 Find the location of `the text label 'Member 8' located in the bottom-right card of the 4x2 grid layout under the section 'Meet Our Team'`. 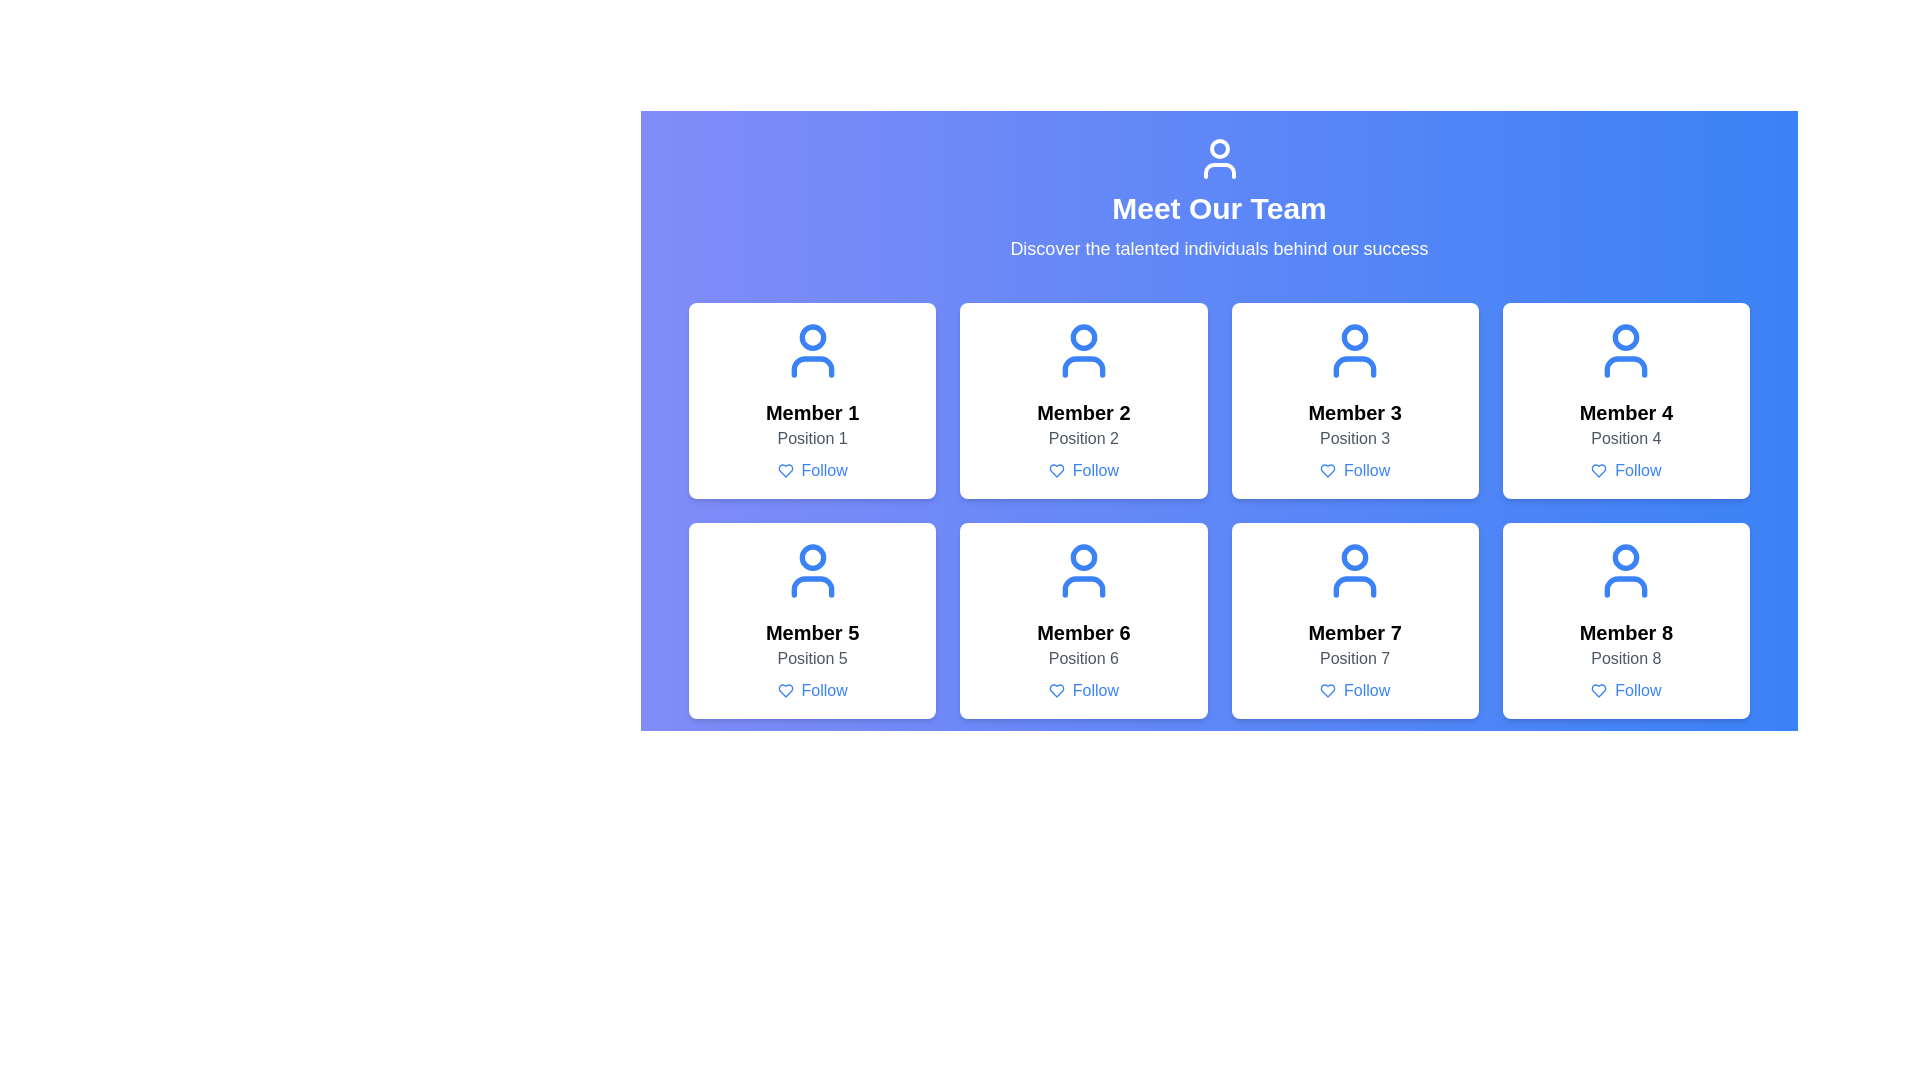

the text label 'Member 8' located in the bottom-right card of the 4x2 grid layout under the section 'Meet Our Team' is located at coordinates (1626, 632).